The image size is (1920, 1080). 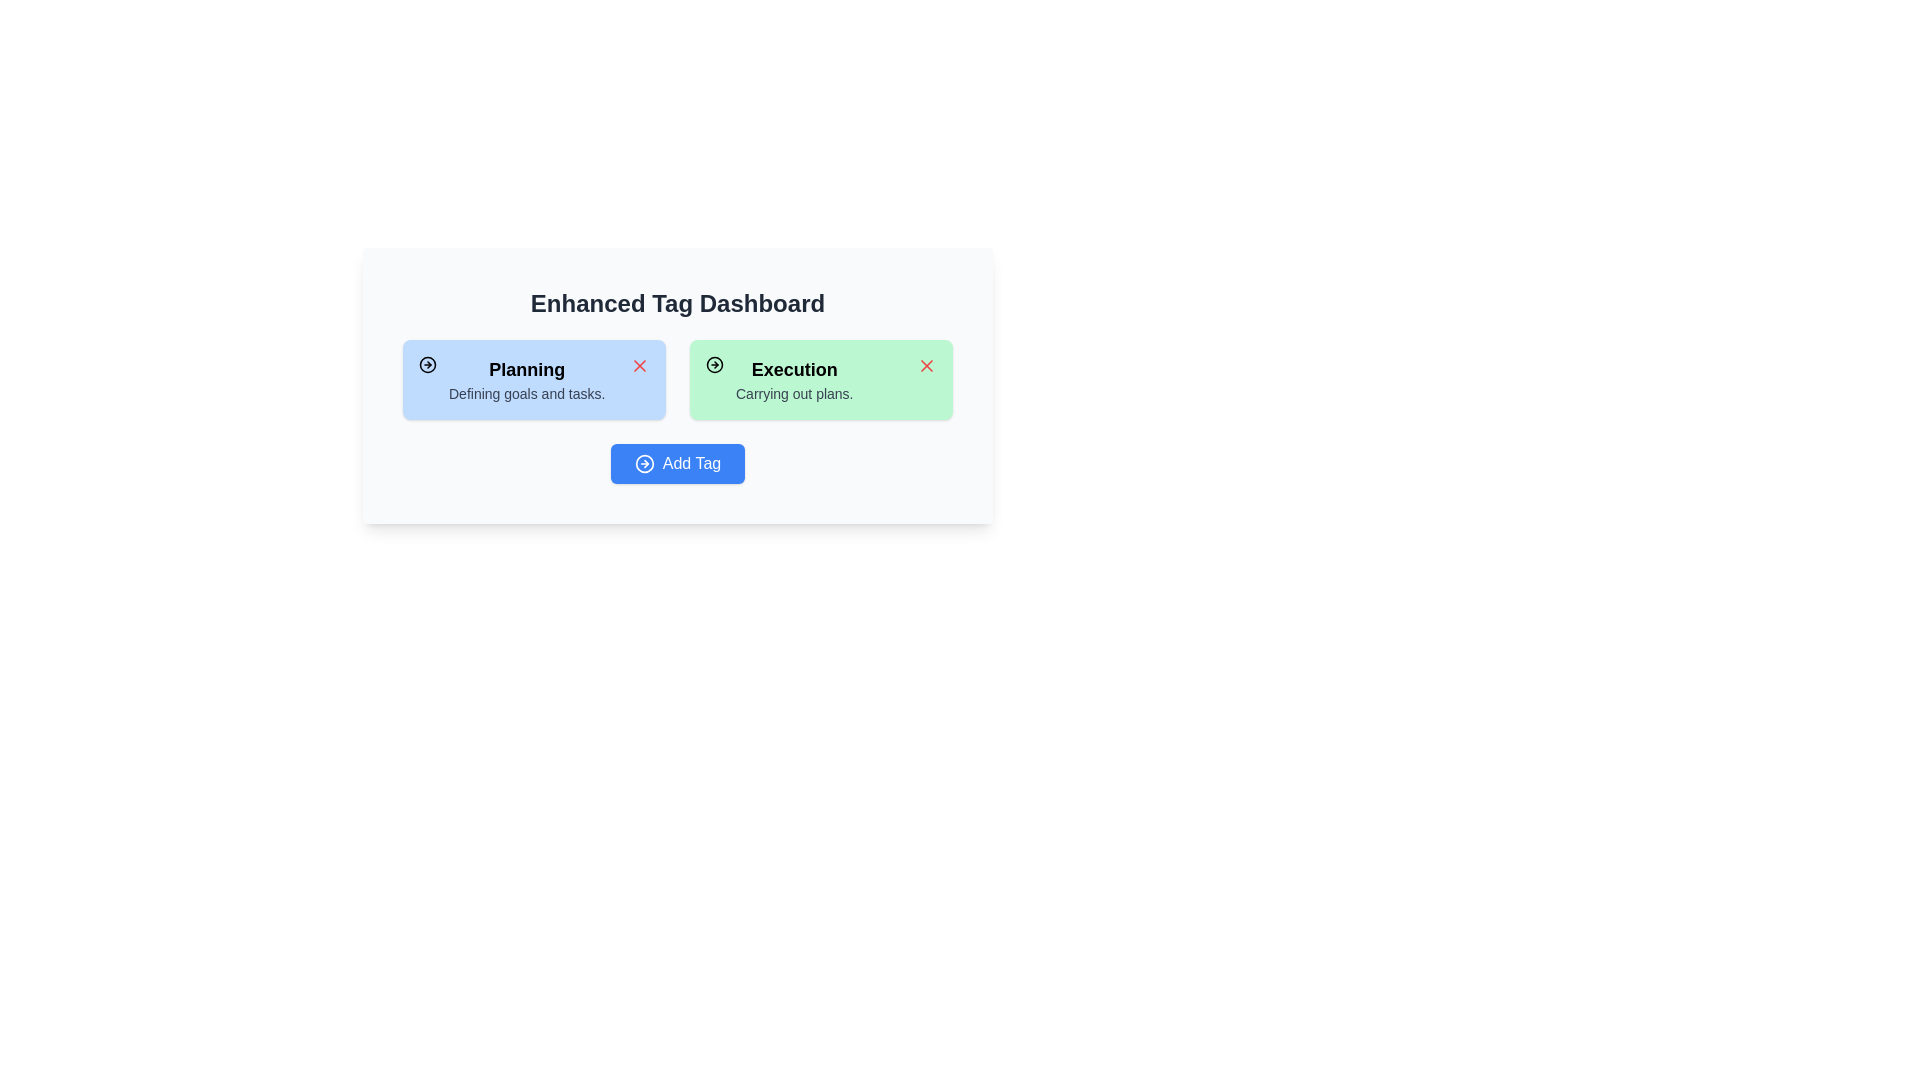 I want to click on the red close (X) icon in the top-right corner of the 'Planning' card, so click(x=638, y=366).